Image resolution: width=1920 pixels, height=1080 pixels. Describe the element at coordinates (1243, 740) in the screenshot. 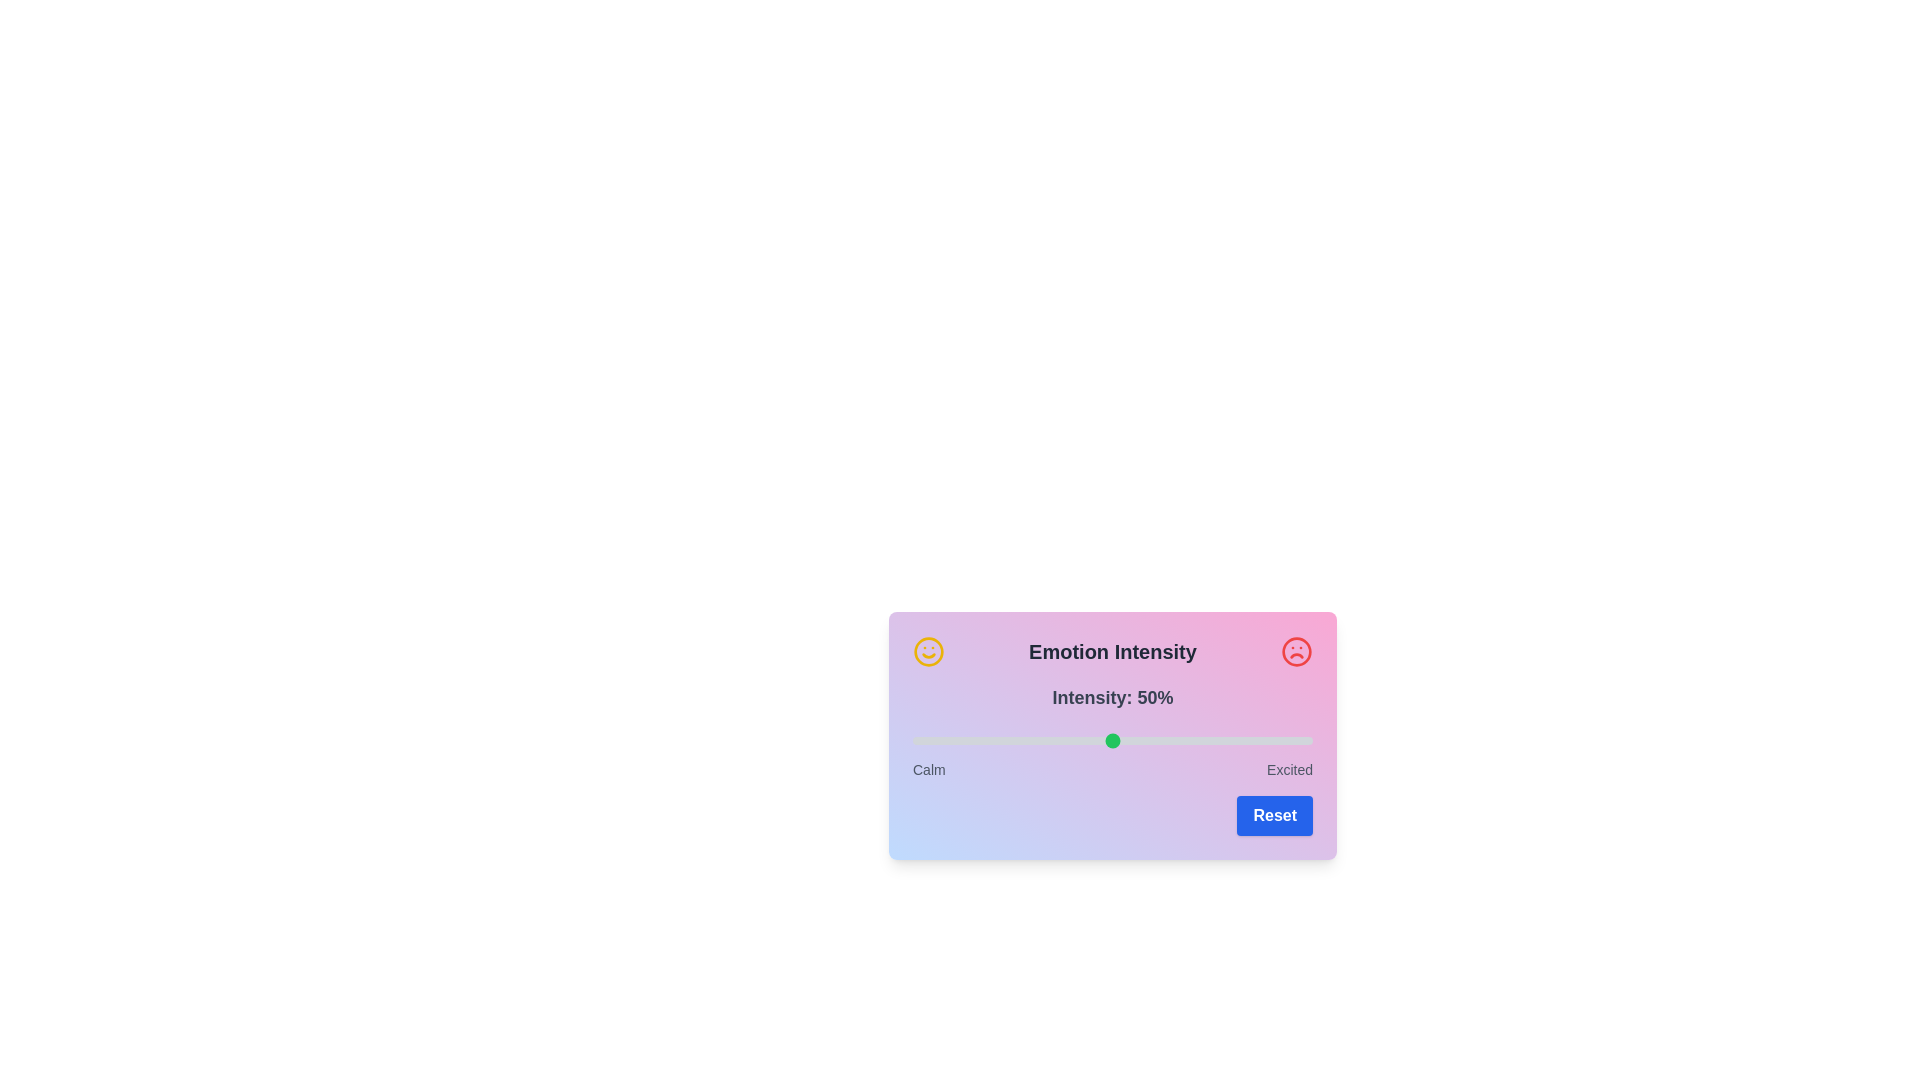

I see `the intensity slider to 83%` at that location.